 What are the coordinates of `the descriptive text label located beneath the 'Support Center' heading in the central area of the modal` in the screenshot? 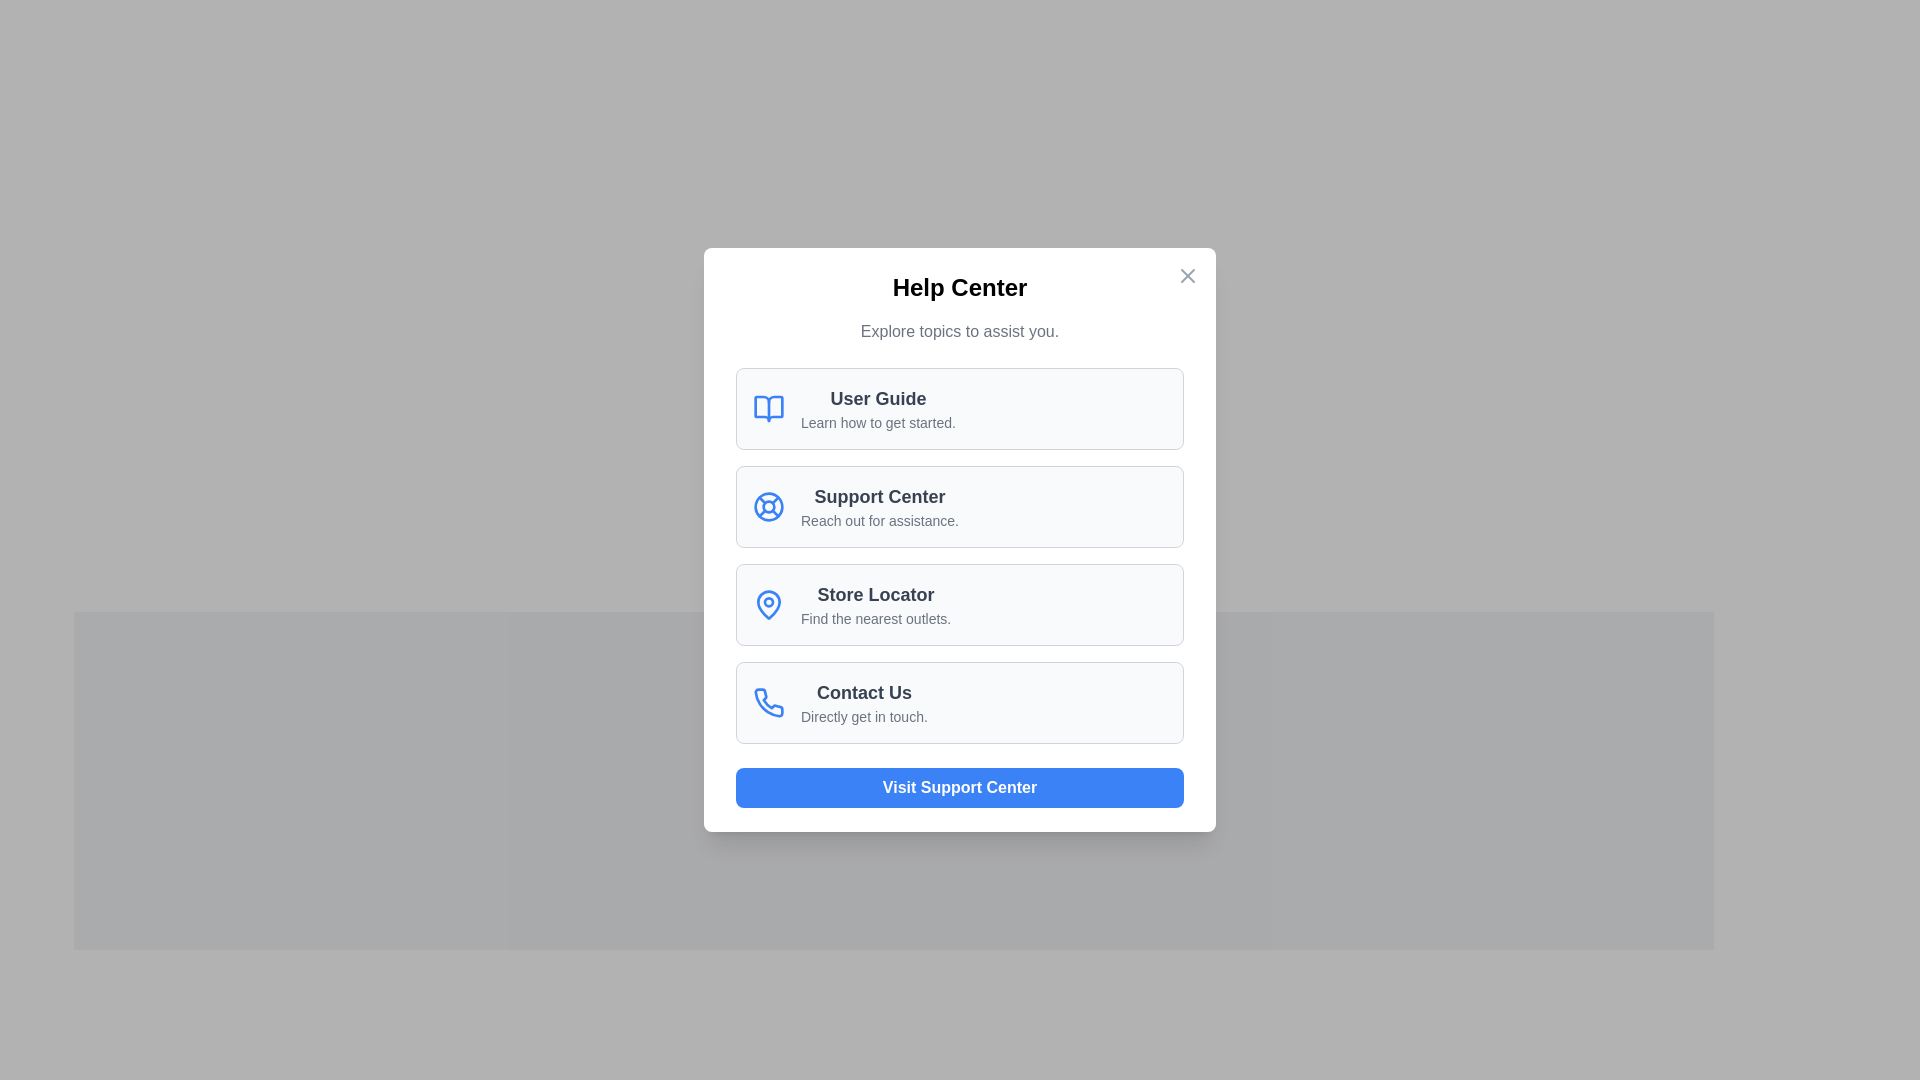 It's located at (879, 519).